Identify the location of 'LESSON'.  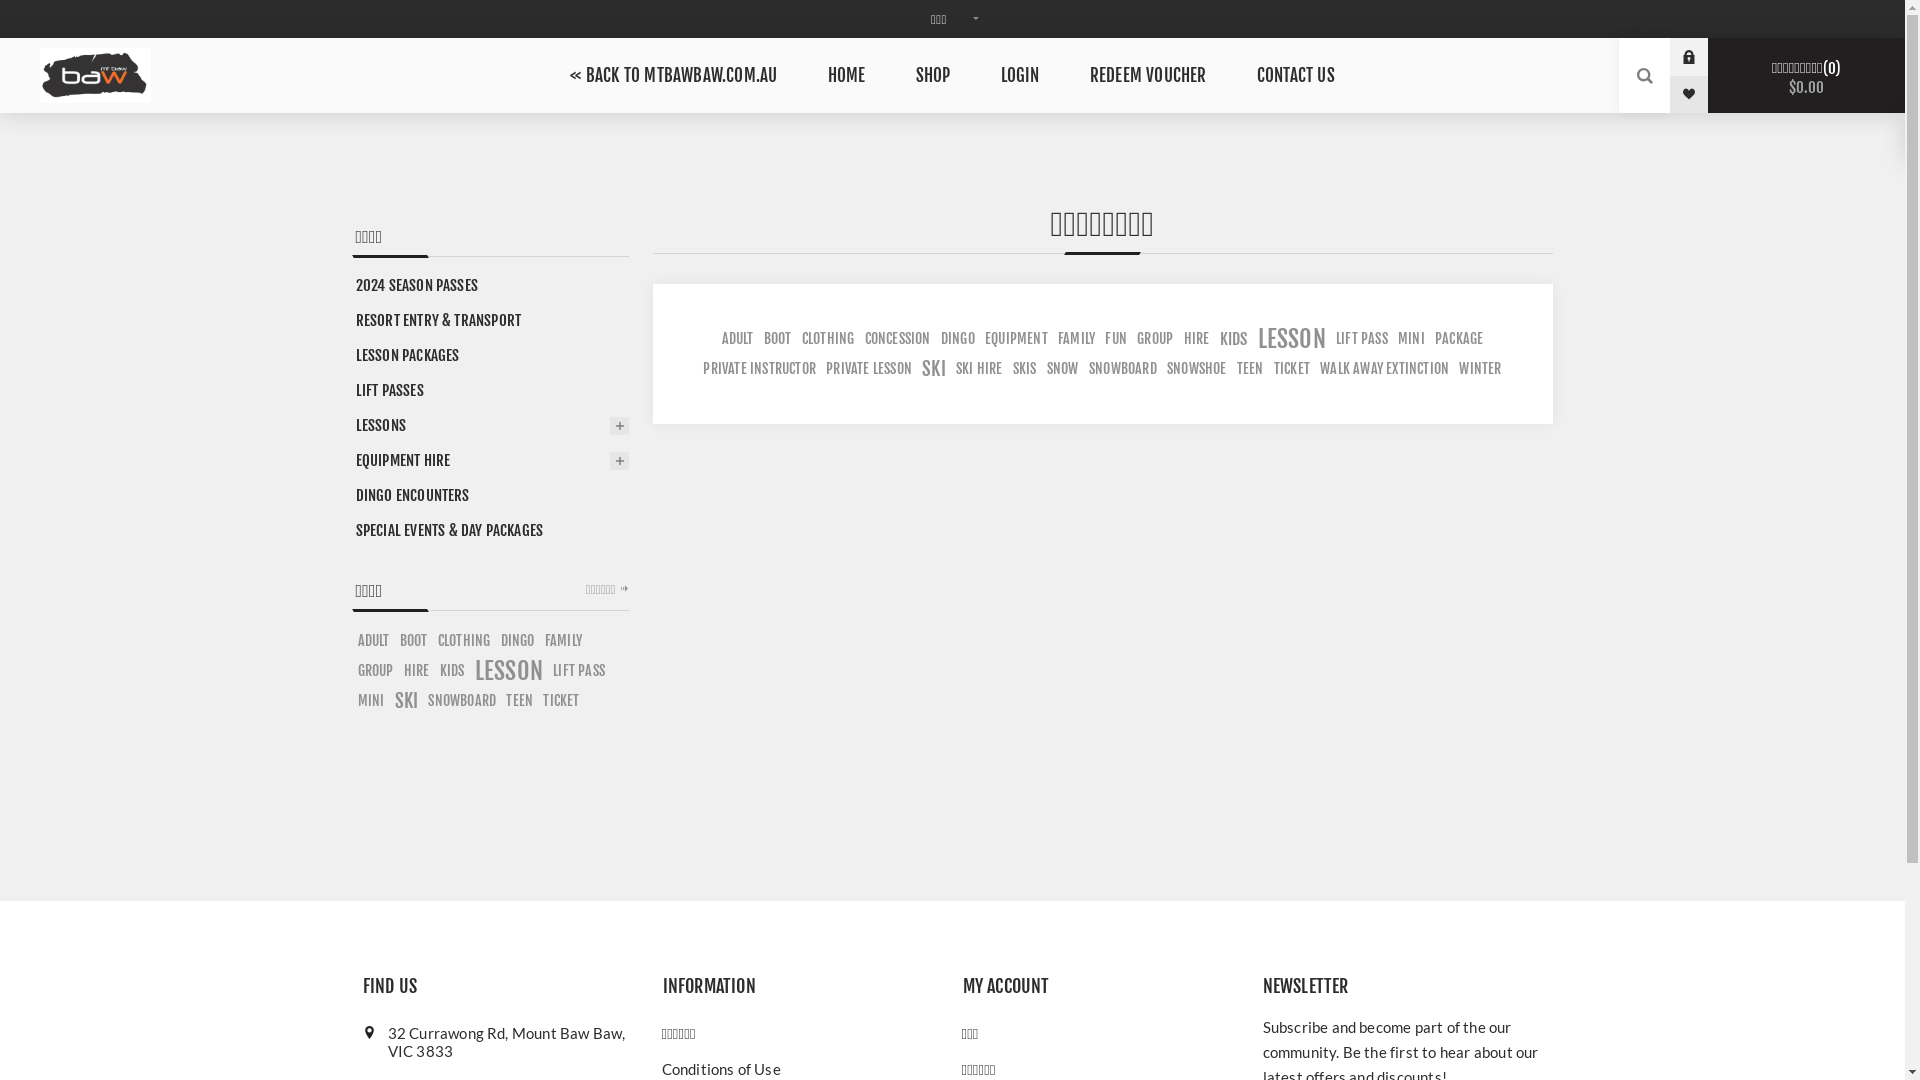
(1291, 338).